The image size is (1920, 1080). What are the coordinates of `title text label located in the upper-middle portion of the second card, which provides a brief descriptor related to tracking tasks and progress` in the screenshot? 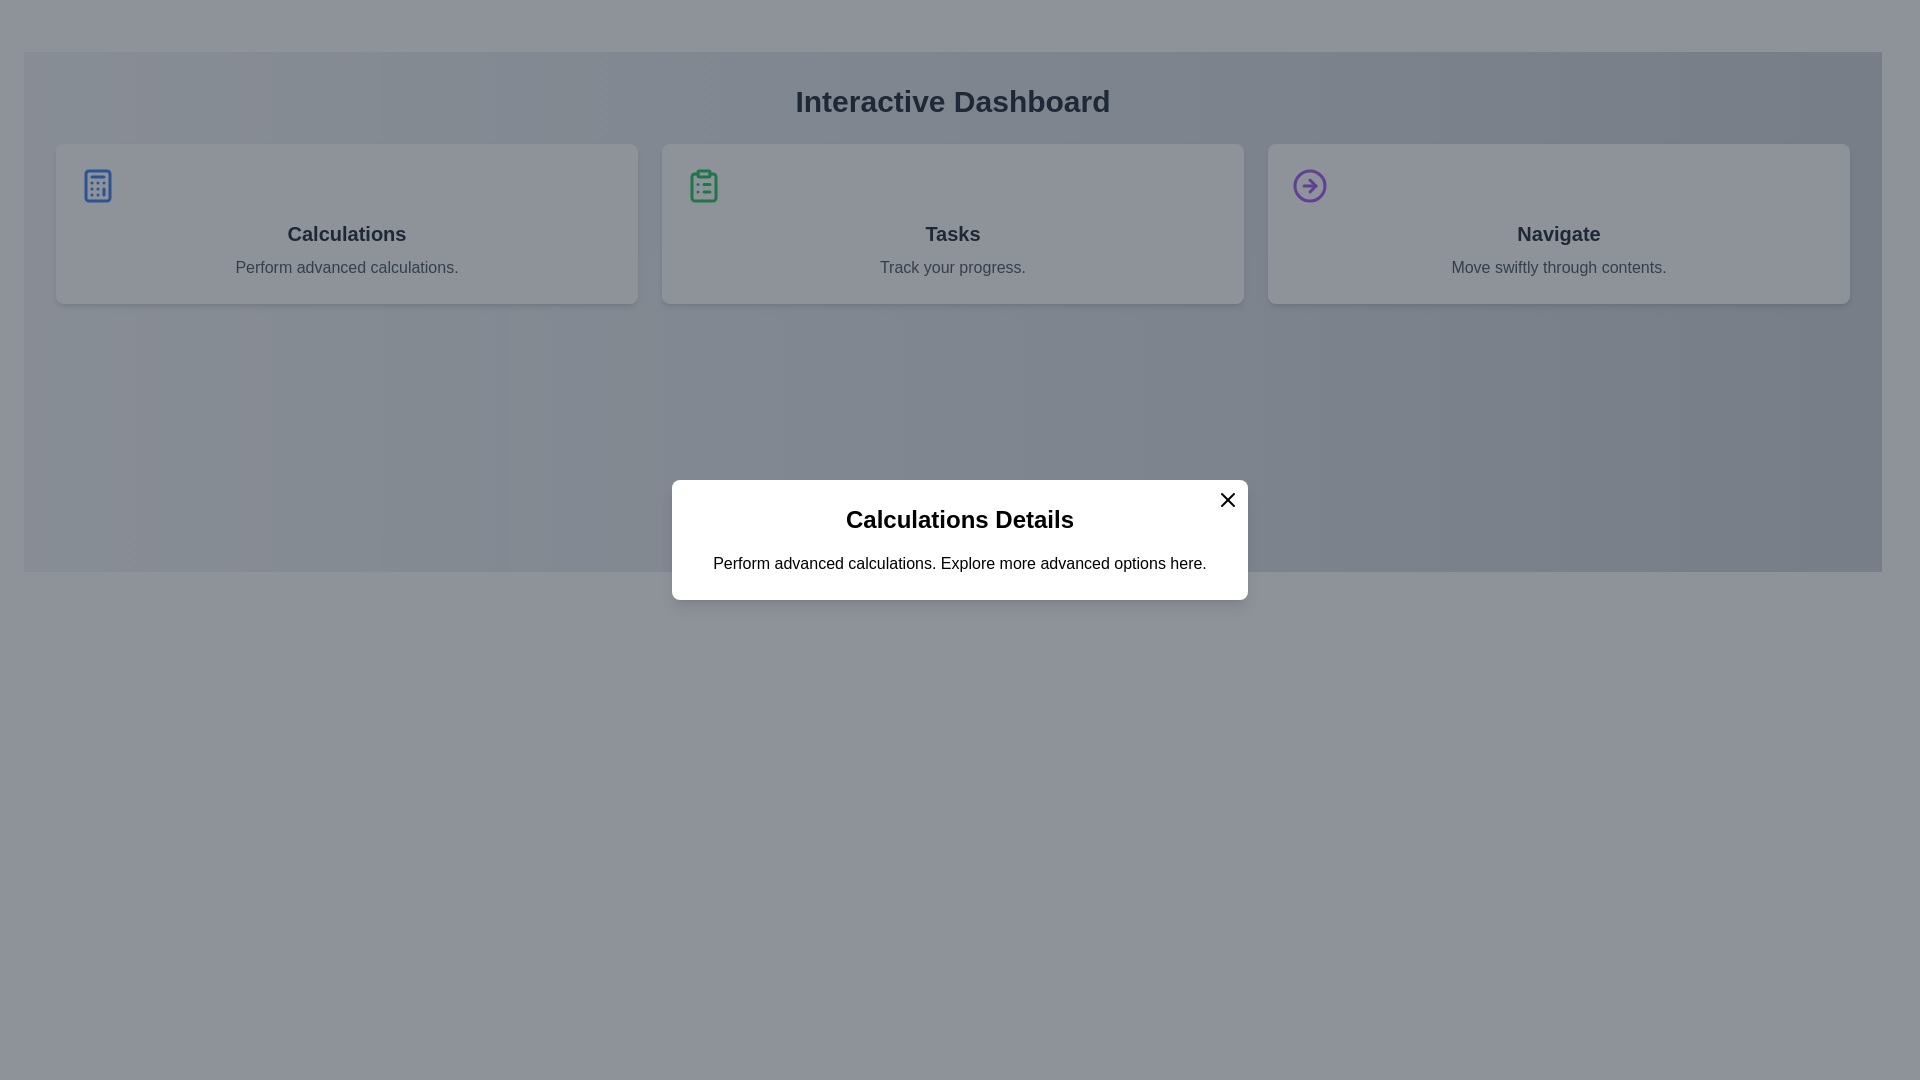 It's located at (952, 233).